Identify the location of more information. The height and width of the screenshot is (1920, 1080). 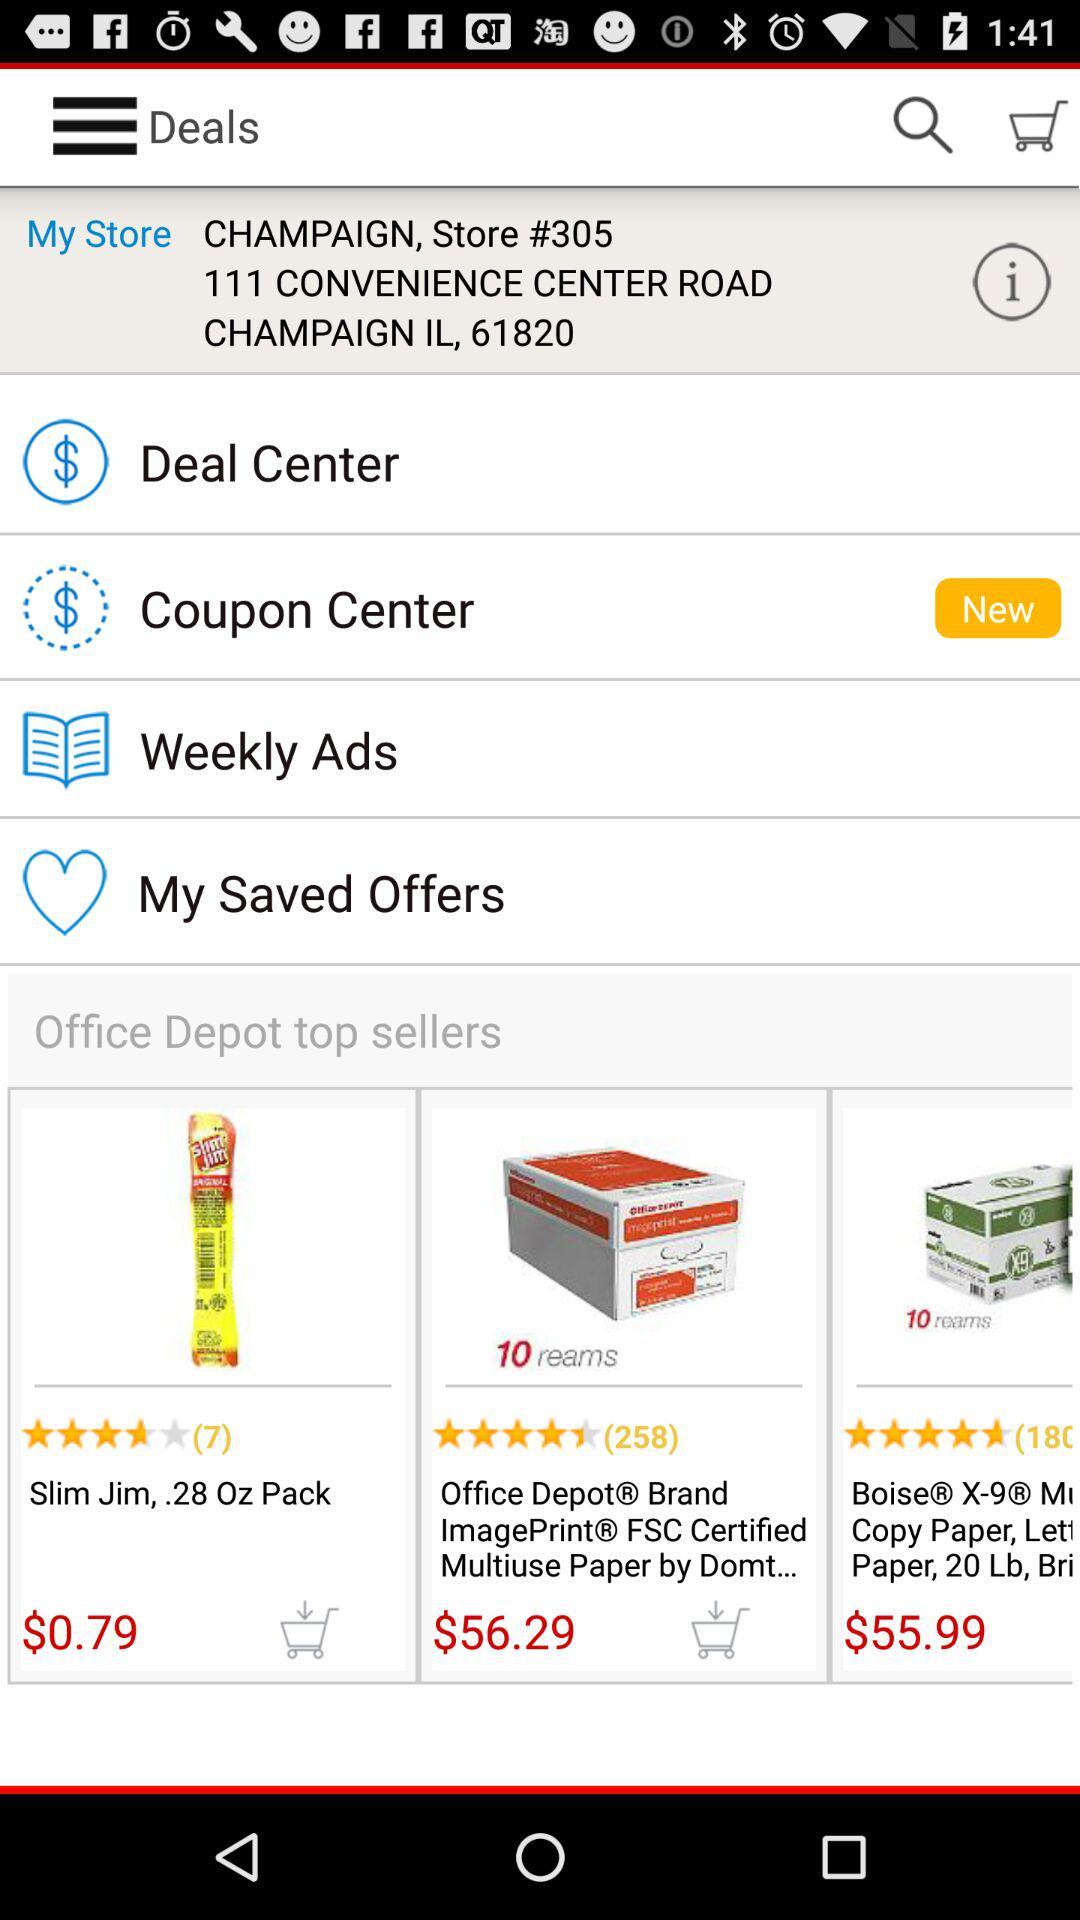
(1011, 281).